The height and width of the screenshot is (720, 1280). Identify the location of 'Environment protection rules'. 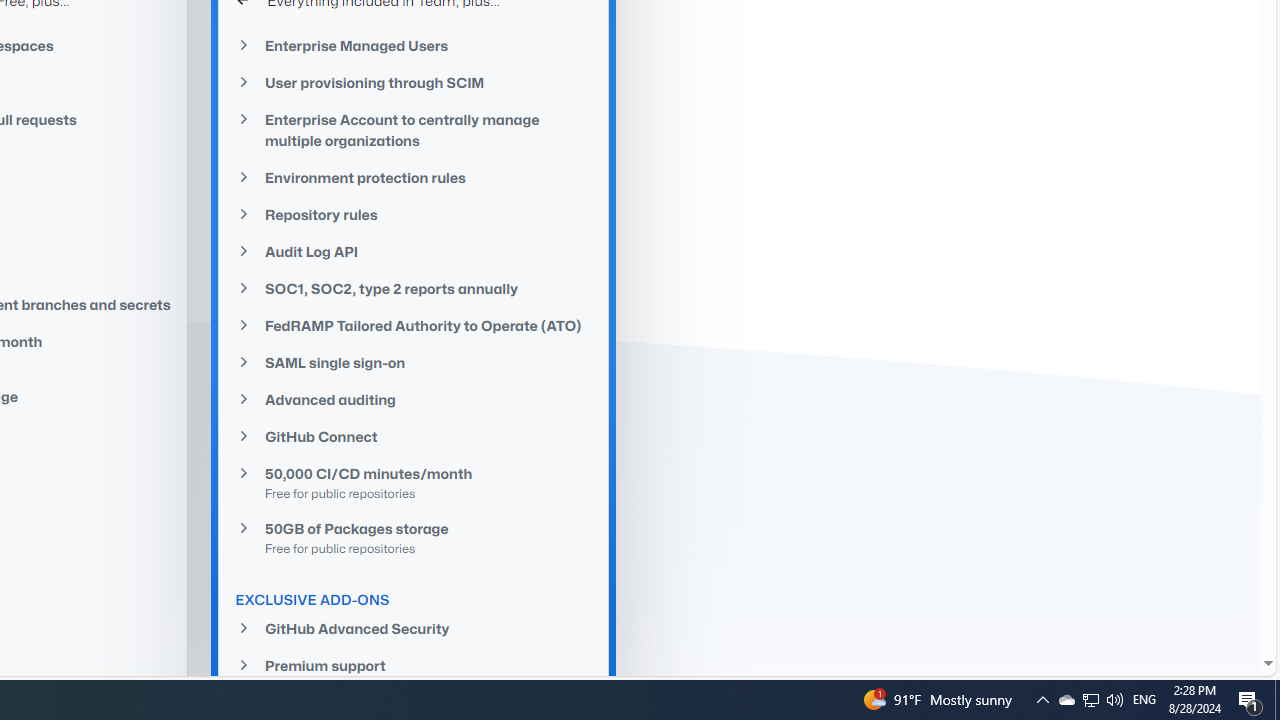
(413, 176).